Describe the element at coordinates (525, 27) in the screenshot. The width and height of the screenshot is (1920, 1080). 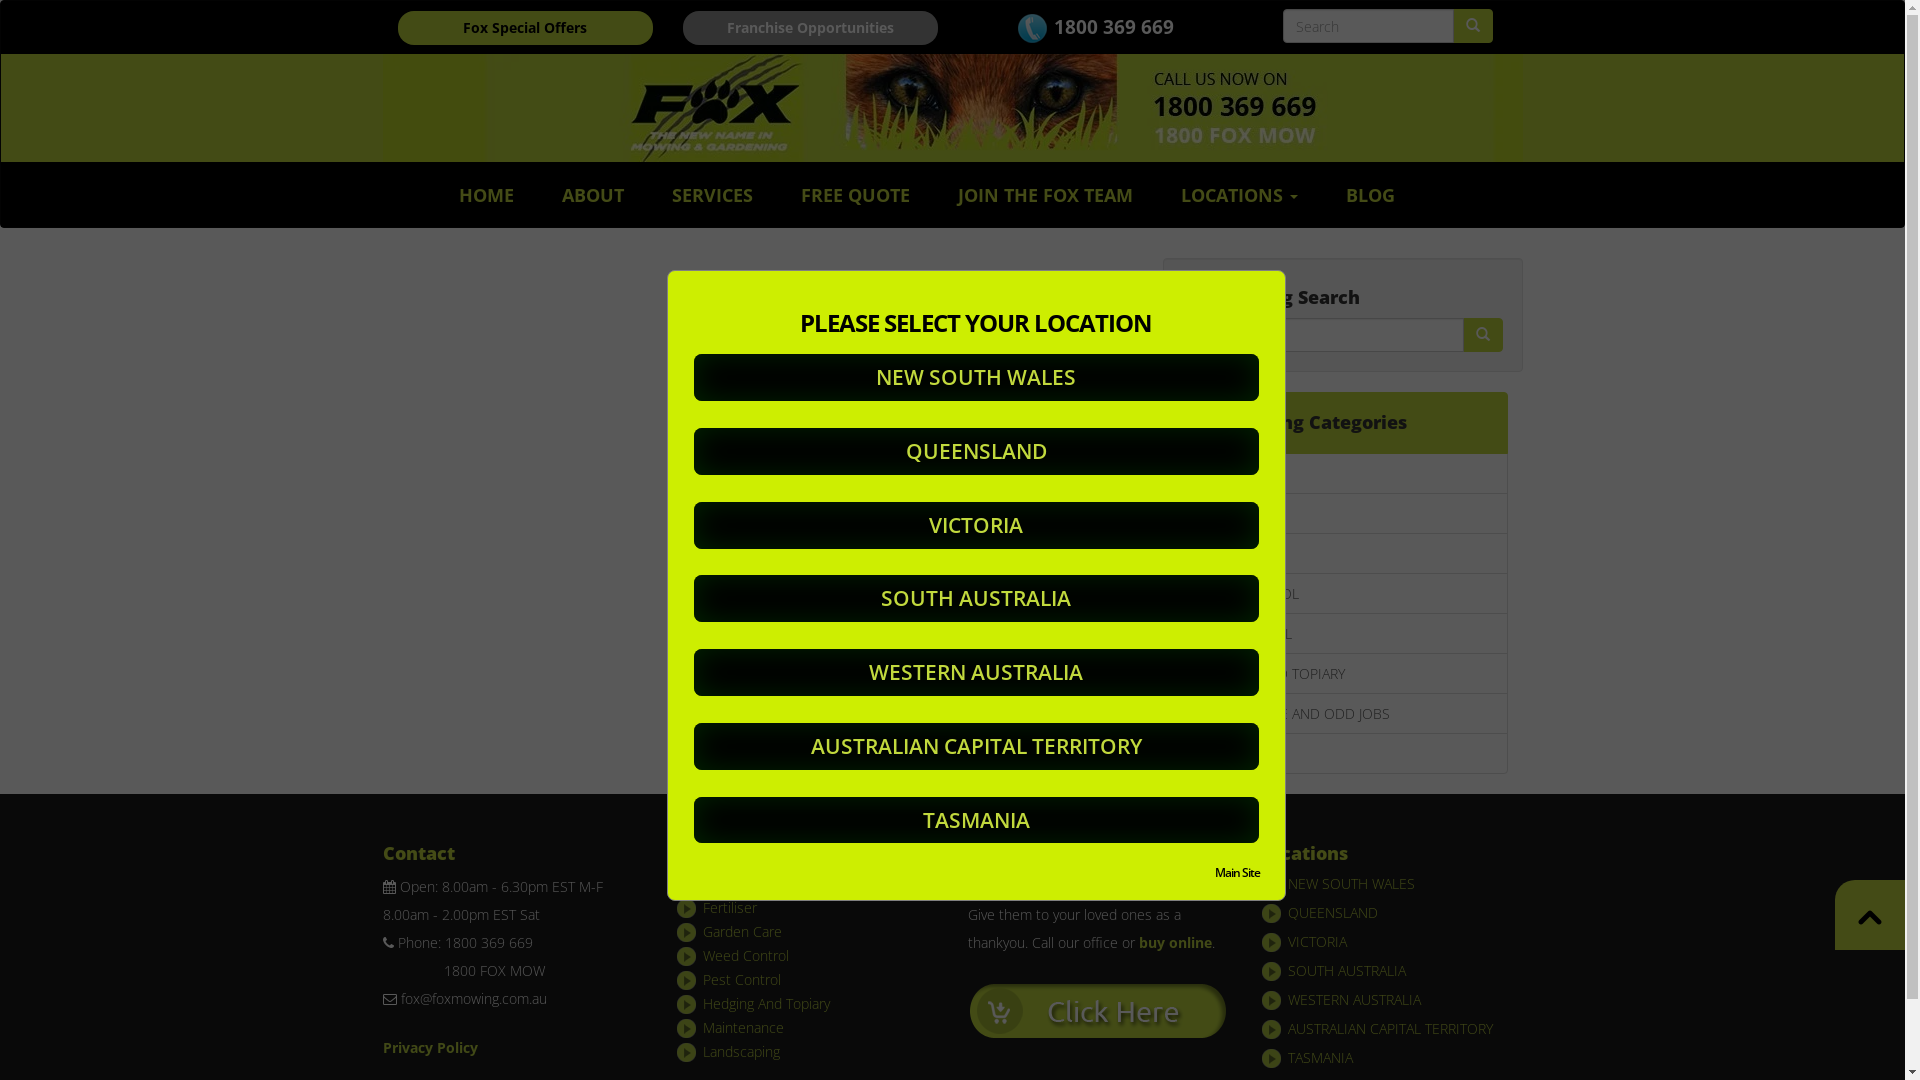
I see `'Fox Special Offers'` at that location.